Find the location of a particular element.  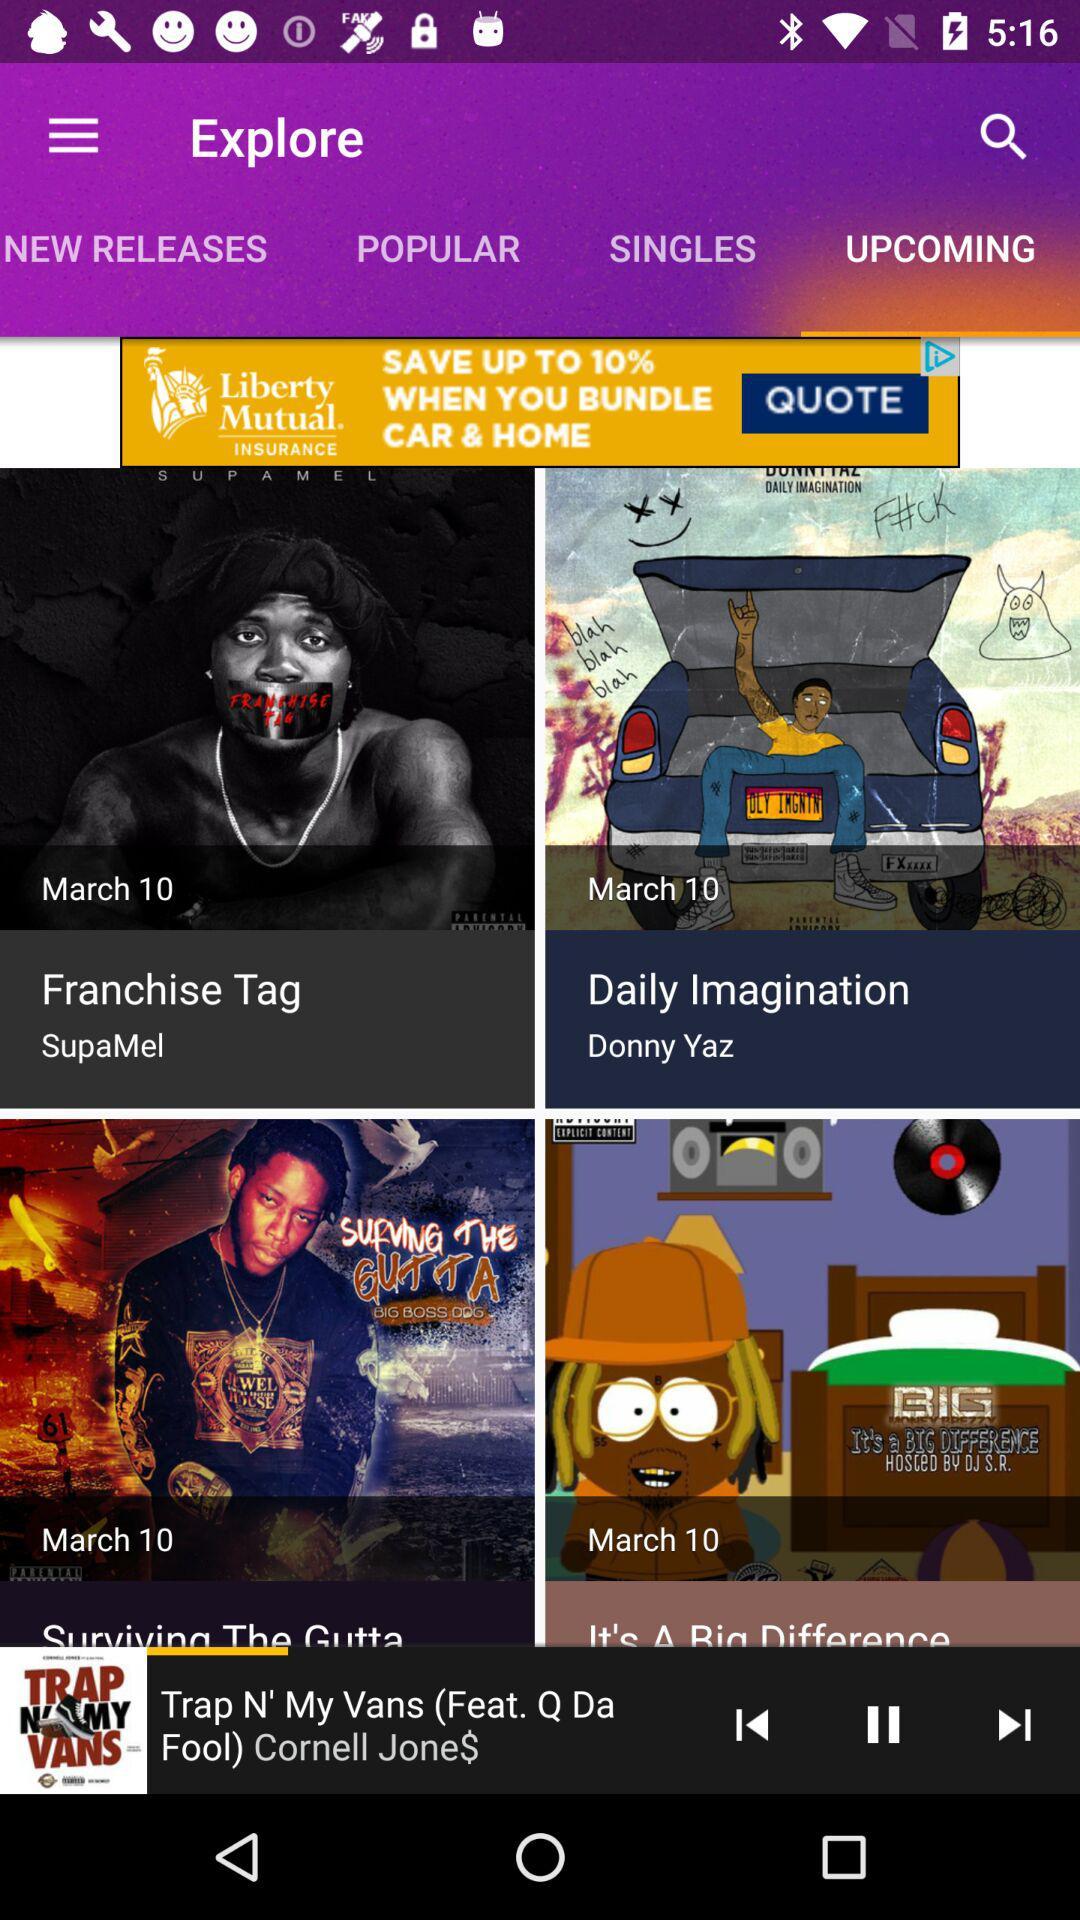

app next to the singles is located at coordinates (1003, 135).